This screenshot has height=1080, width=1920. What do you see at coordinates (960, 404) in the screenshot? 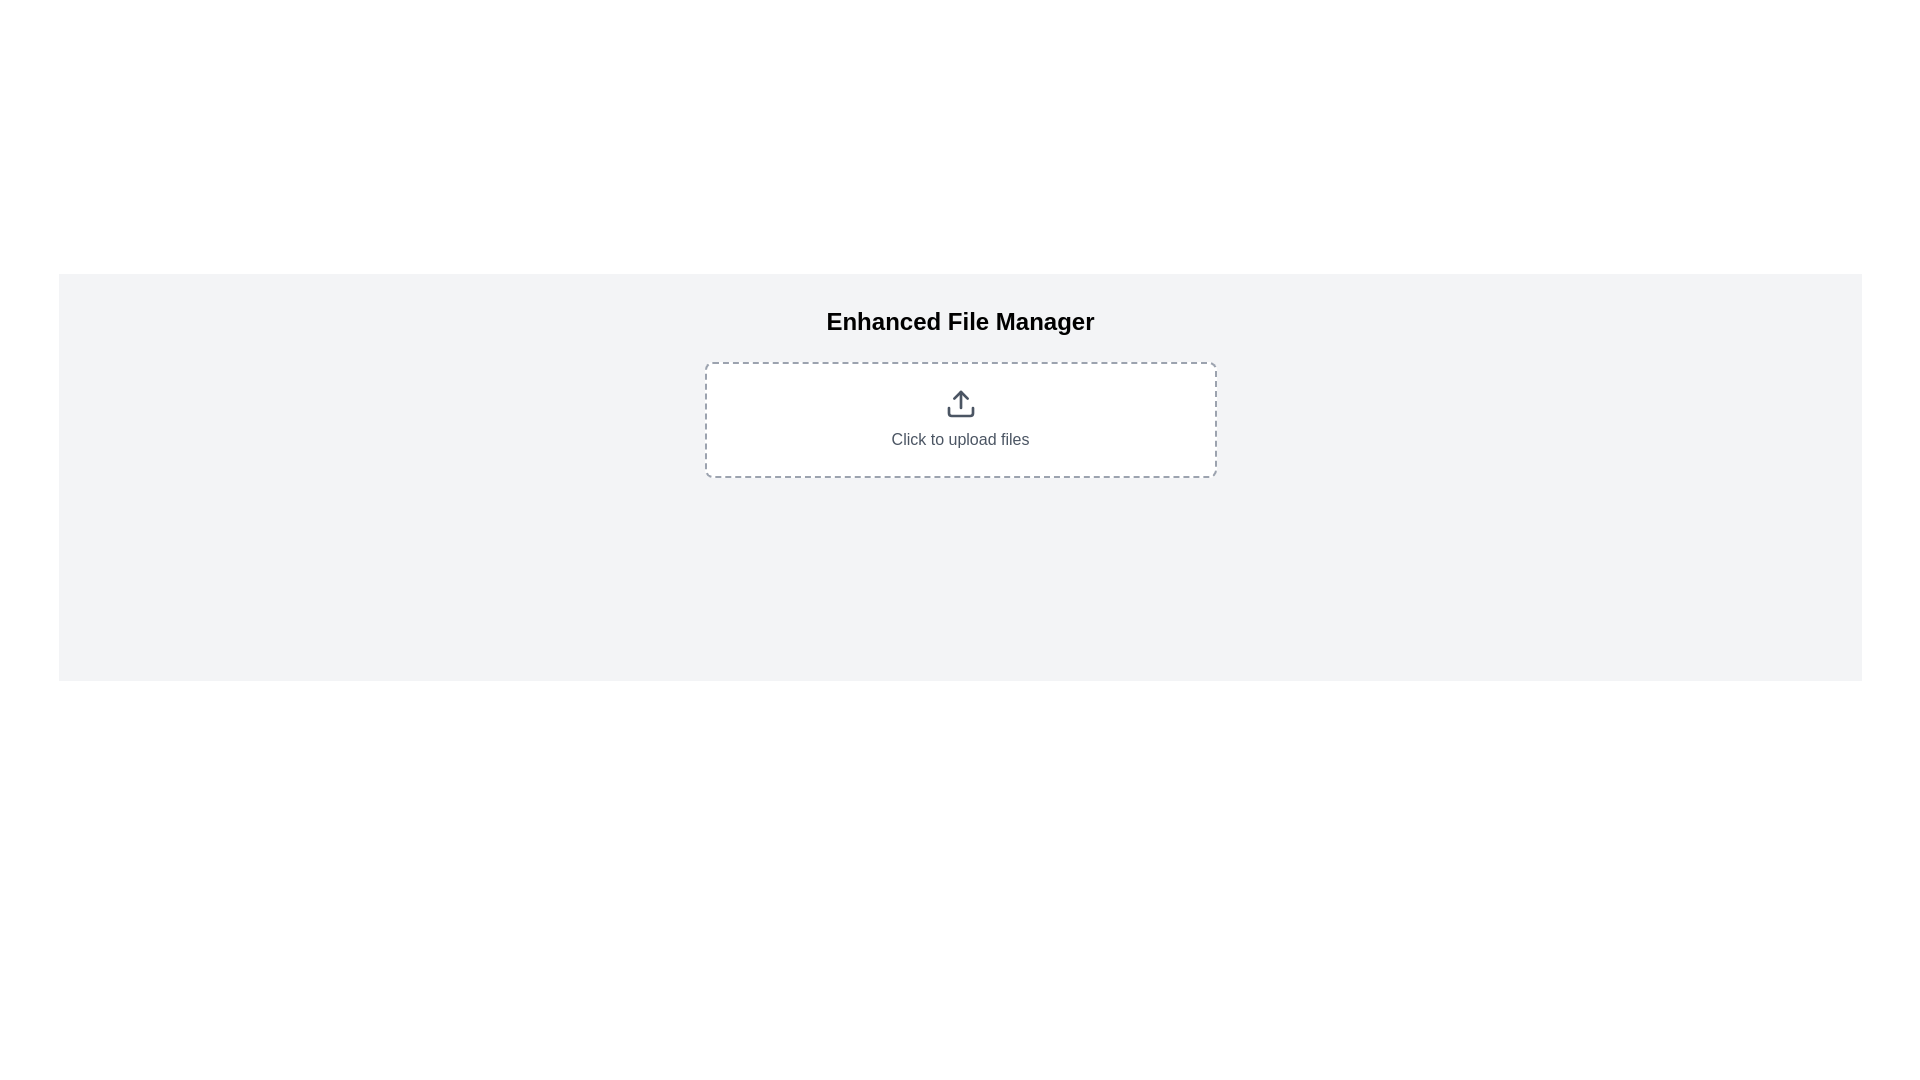
I see `the upload icon located within the bordered panel labeled 'Click to upload files', which serves as an illustrative icon for the upload feature` at bounding box center [960, 404].